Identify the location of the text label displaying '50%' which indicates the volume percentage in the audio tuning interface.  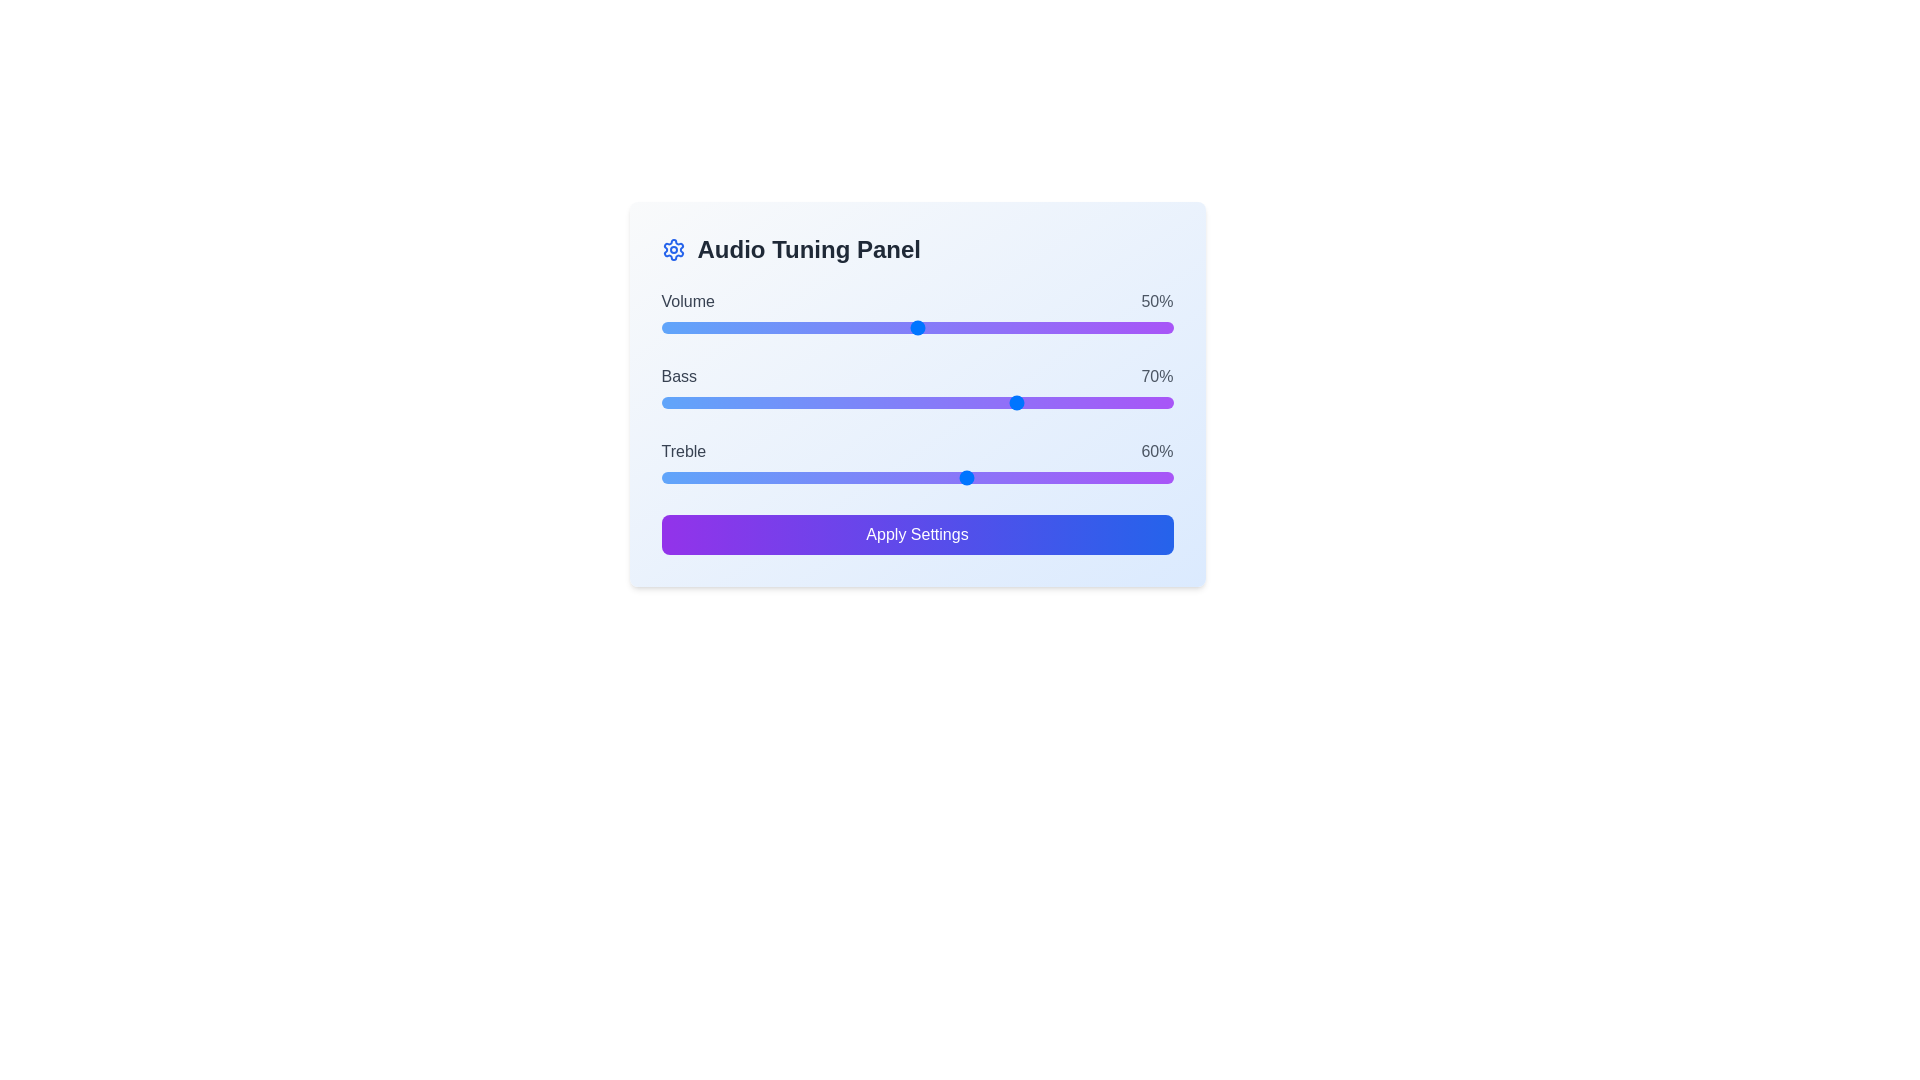
(1157, 301).